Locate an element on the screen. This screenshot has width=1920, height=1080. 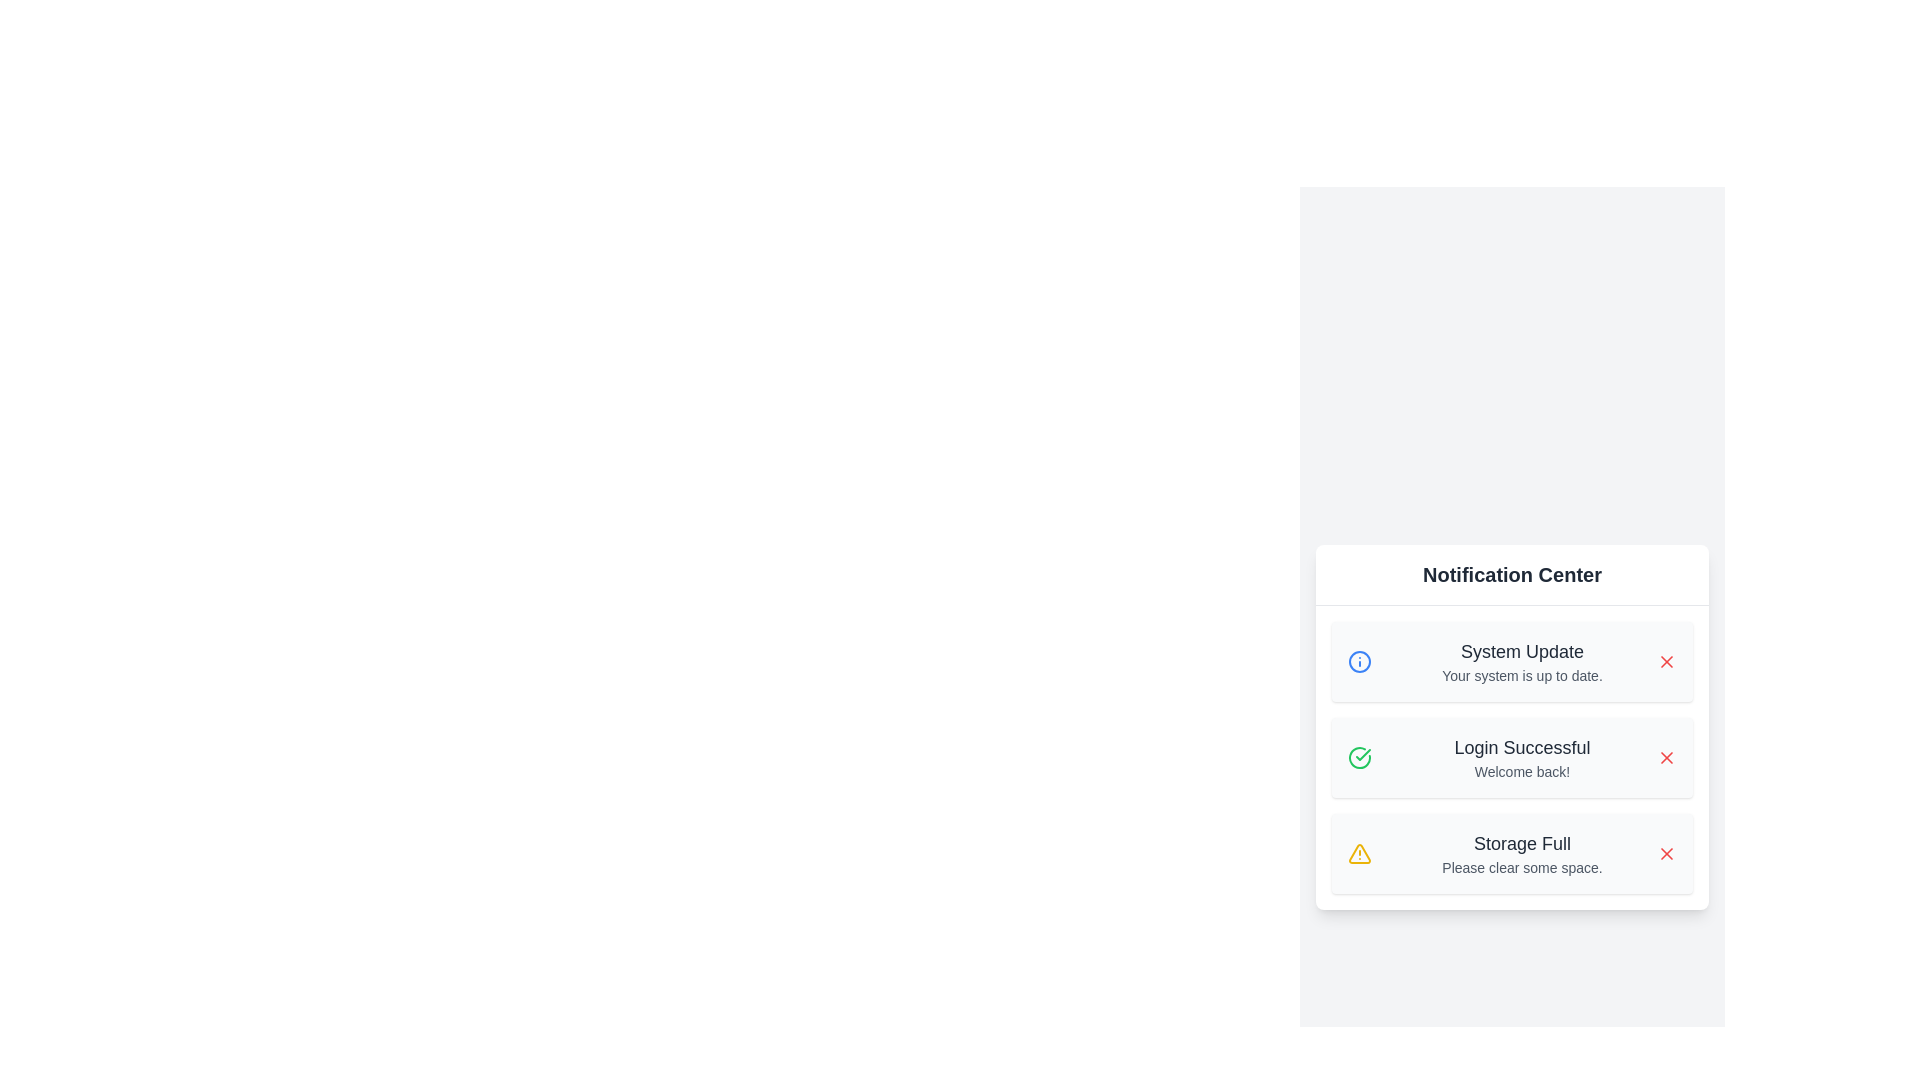
the text label that provides a friendly confirmation message located below the 'Login Successful' text in the Notification Center is located at coordinates (1521, 770).